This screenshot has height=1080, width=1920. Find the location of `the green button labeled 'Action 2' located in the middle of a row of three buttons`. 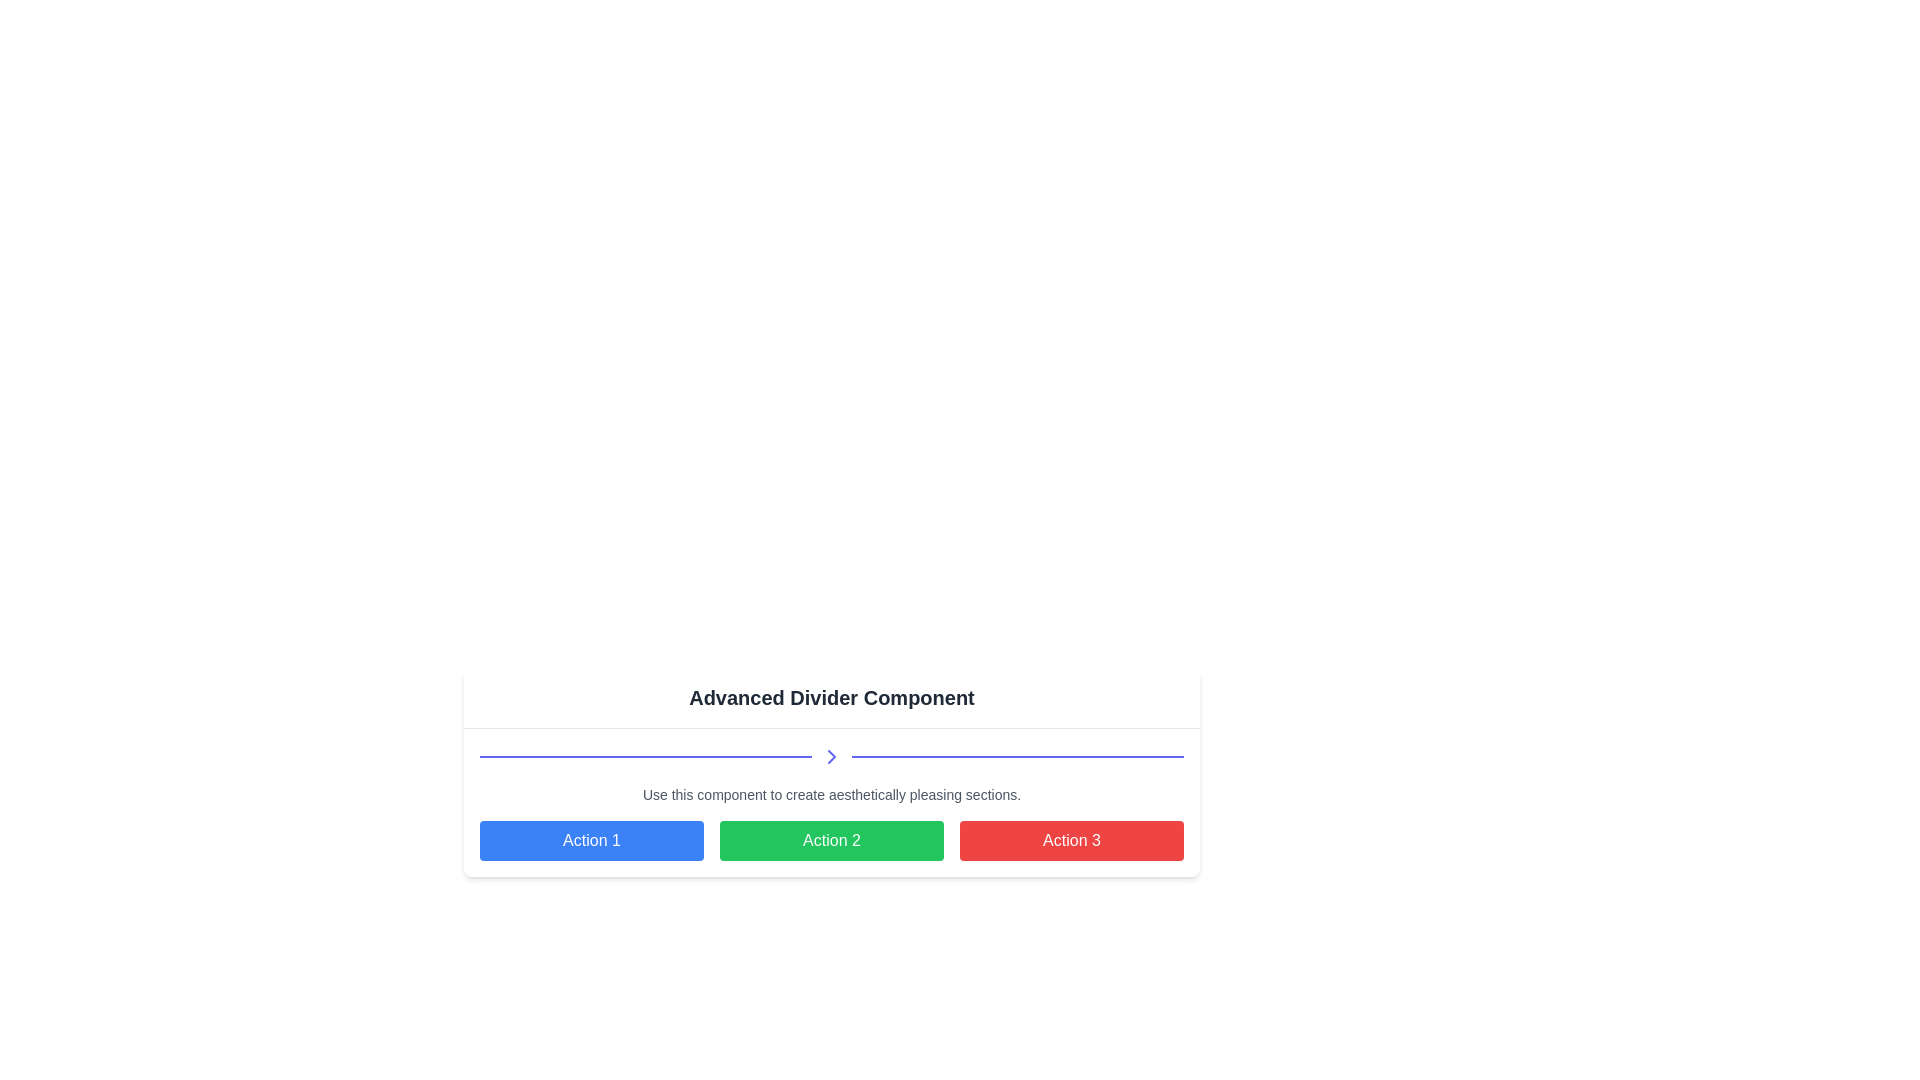

the green button labeled 'Action 2' located in the middle of a row of three buttons is located at coordinates (831, 840).